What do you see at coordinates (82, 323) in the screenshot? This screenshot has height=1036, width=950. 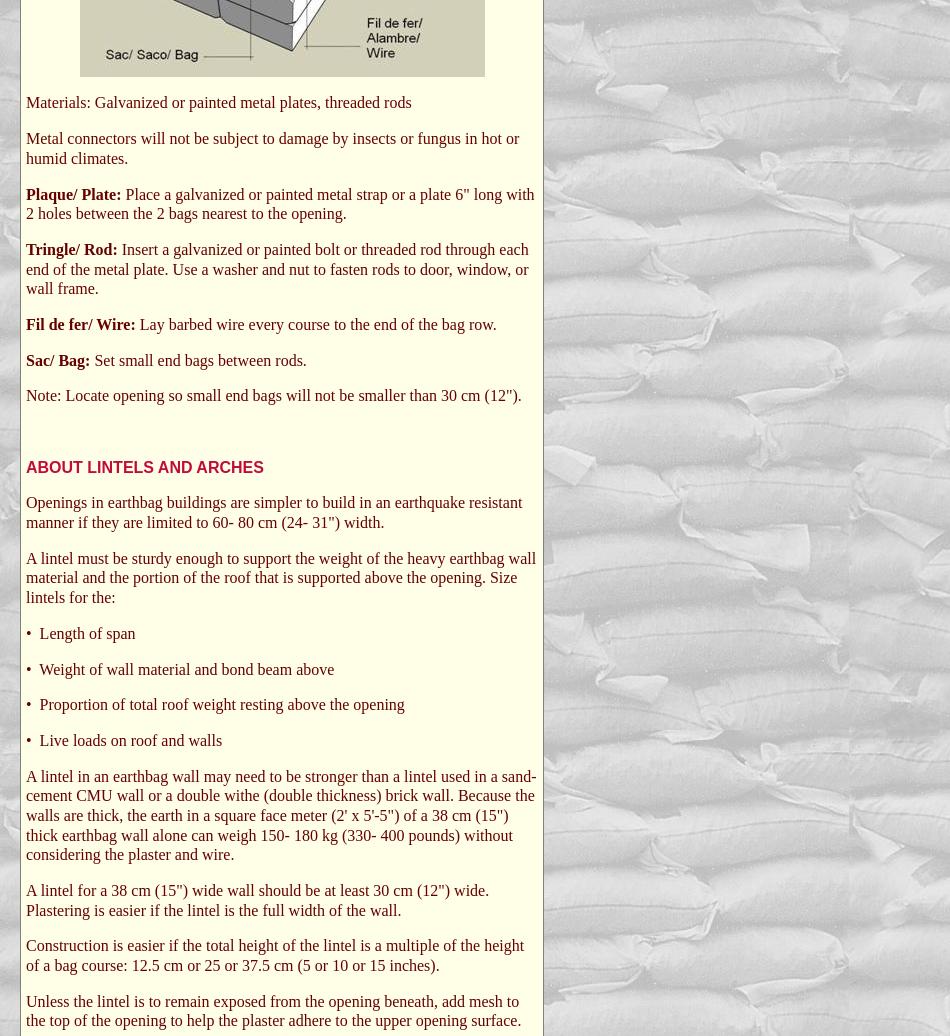 I see `'Fil de fer/ Wire:'` at bounding box center [82, 323].